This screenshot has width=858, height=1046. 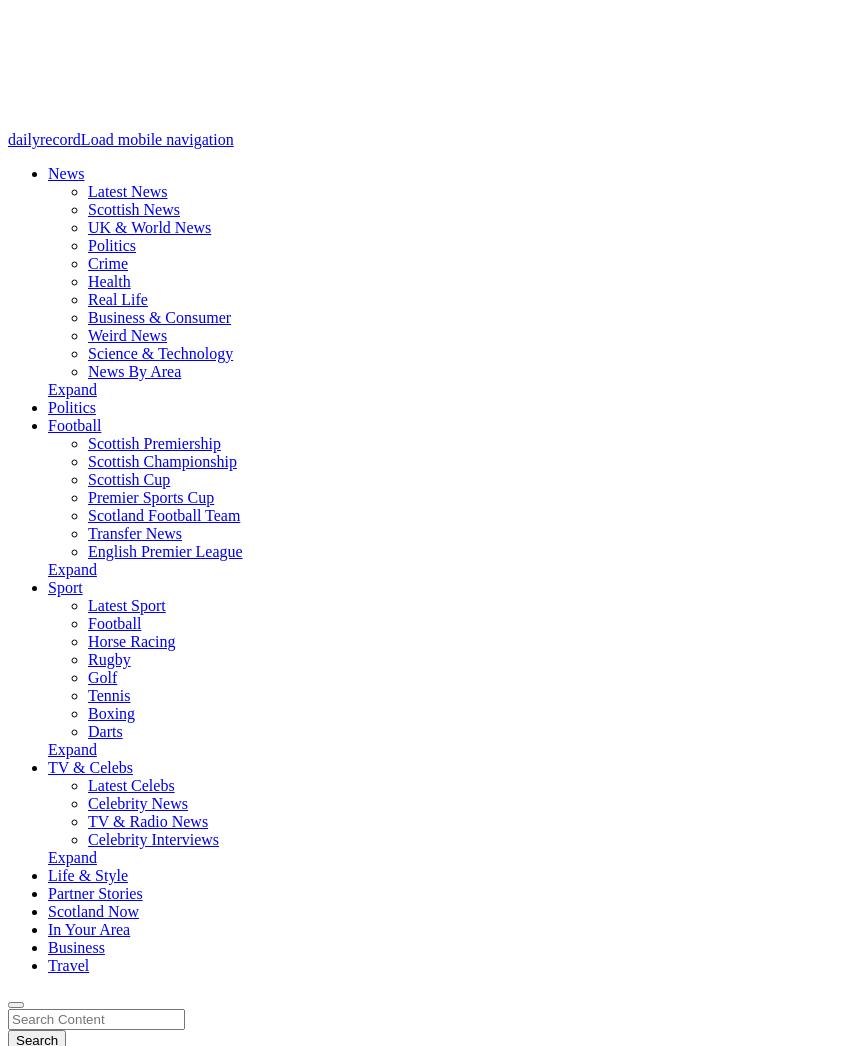 What do you see at coordinates (46, 911) in the screenshot?
I see `'Scotland Now'` at bounding box center [46, 911].